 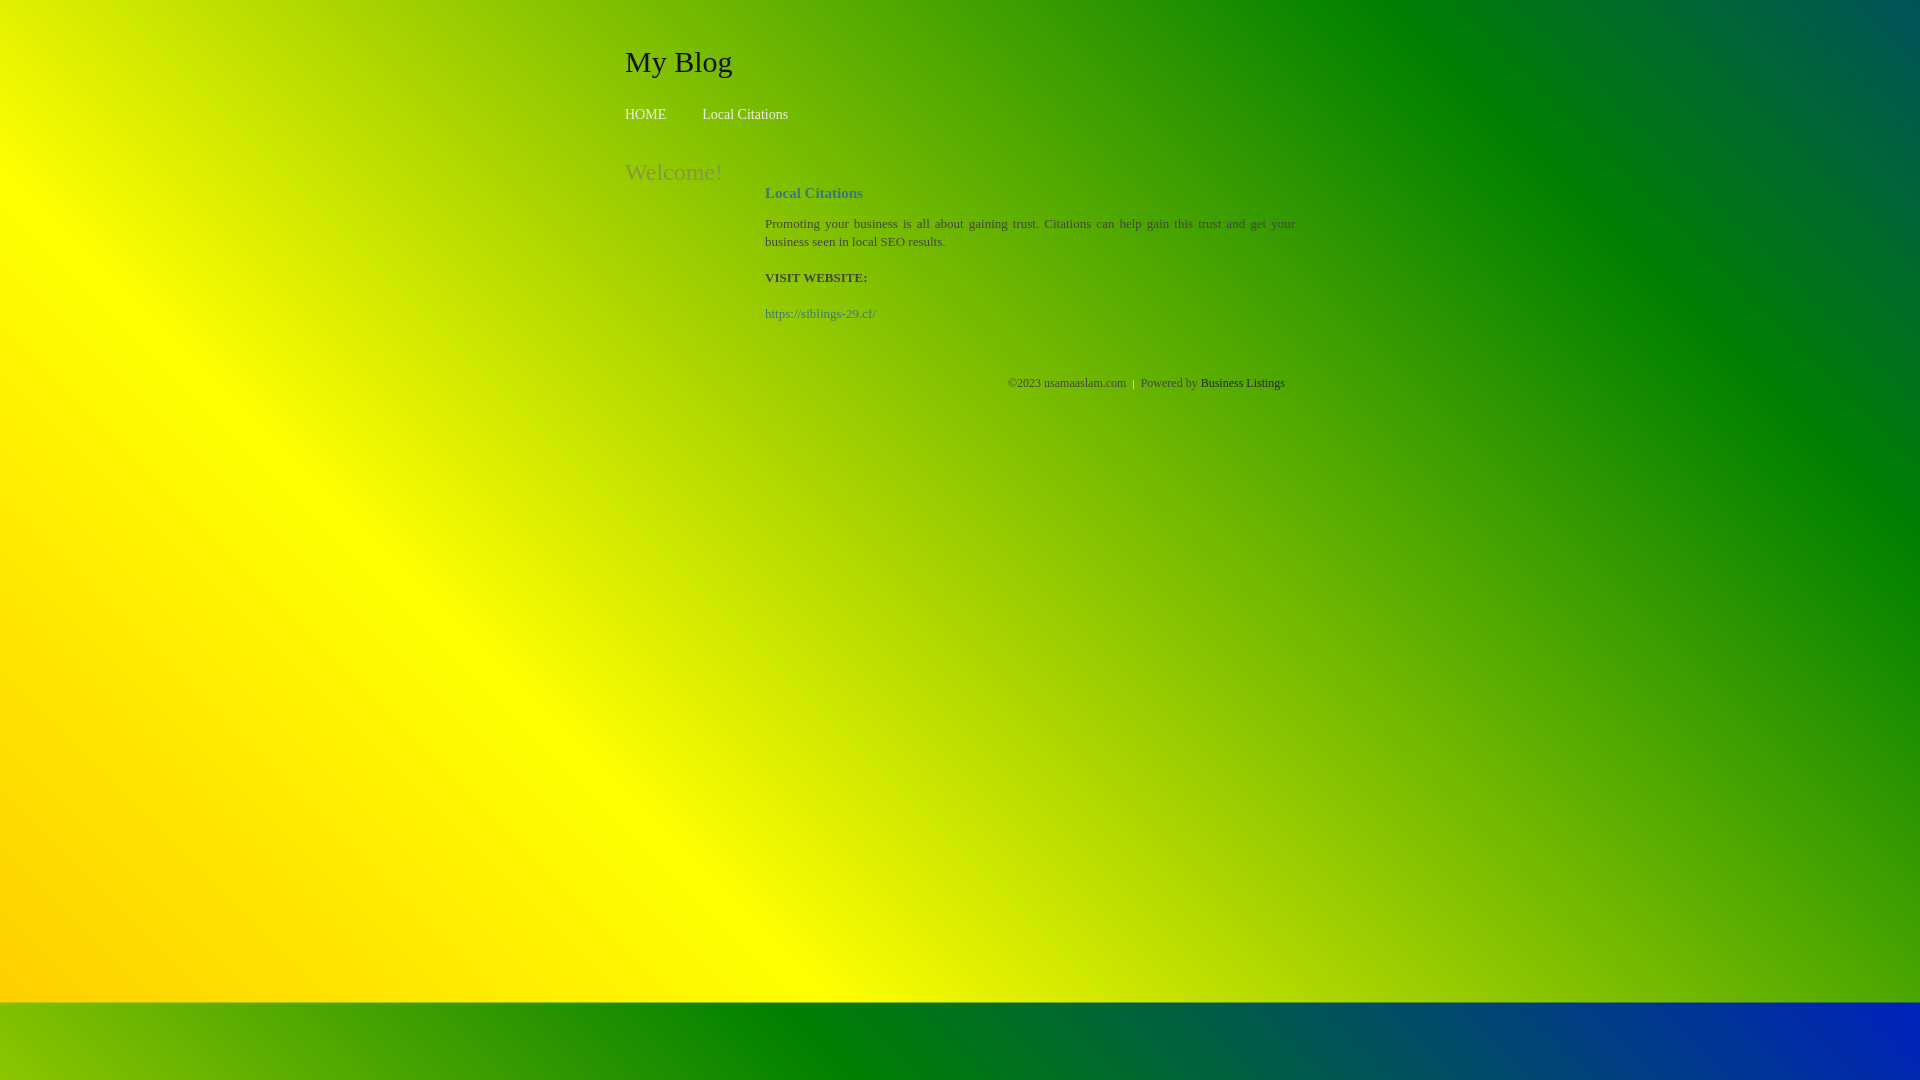 I want to click on 'My Blog', so click(x=623, y=60).